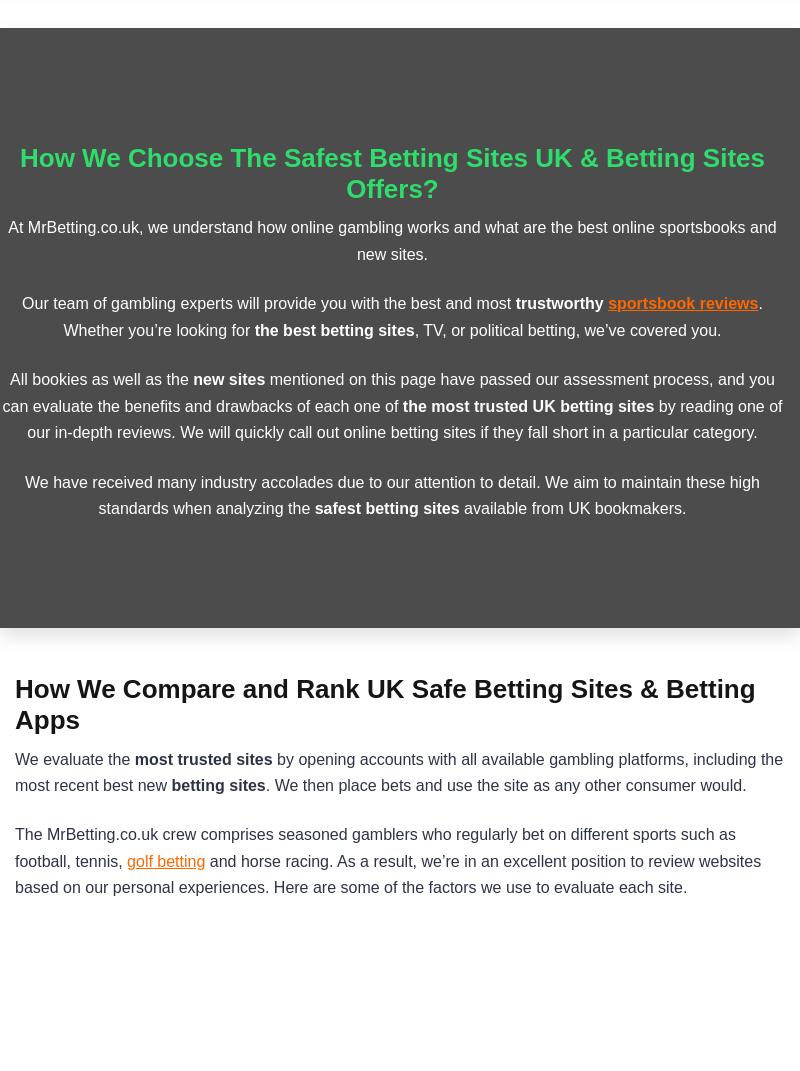 The width and height of the screenshot is (800, 1071). Describe the element at coordinates (2, 392) in the screenshot. I see `'mentioned on this page have passed our assessment process, and you can evaluate the benefits and drawbacks of each one of'` at that location.